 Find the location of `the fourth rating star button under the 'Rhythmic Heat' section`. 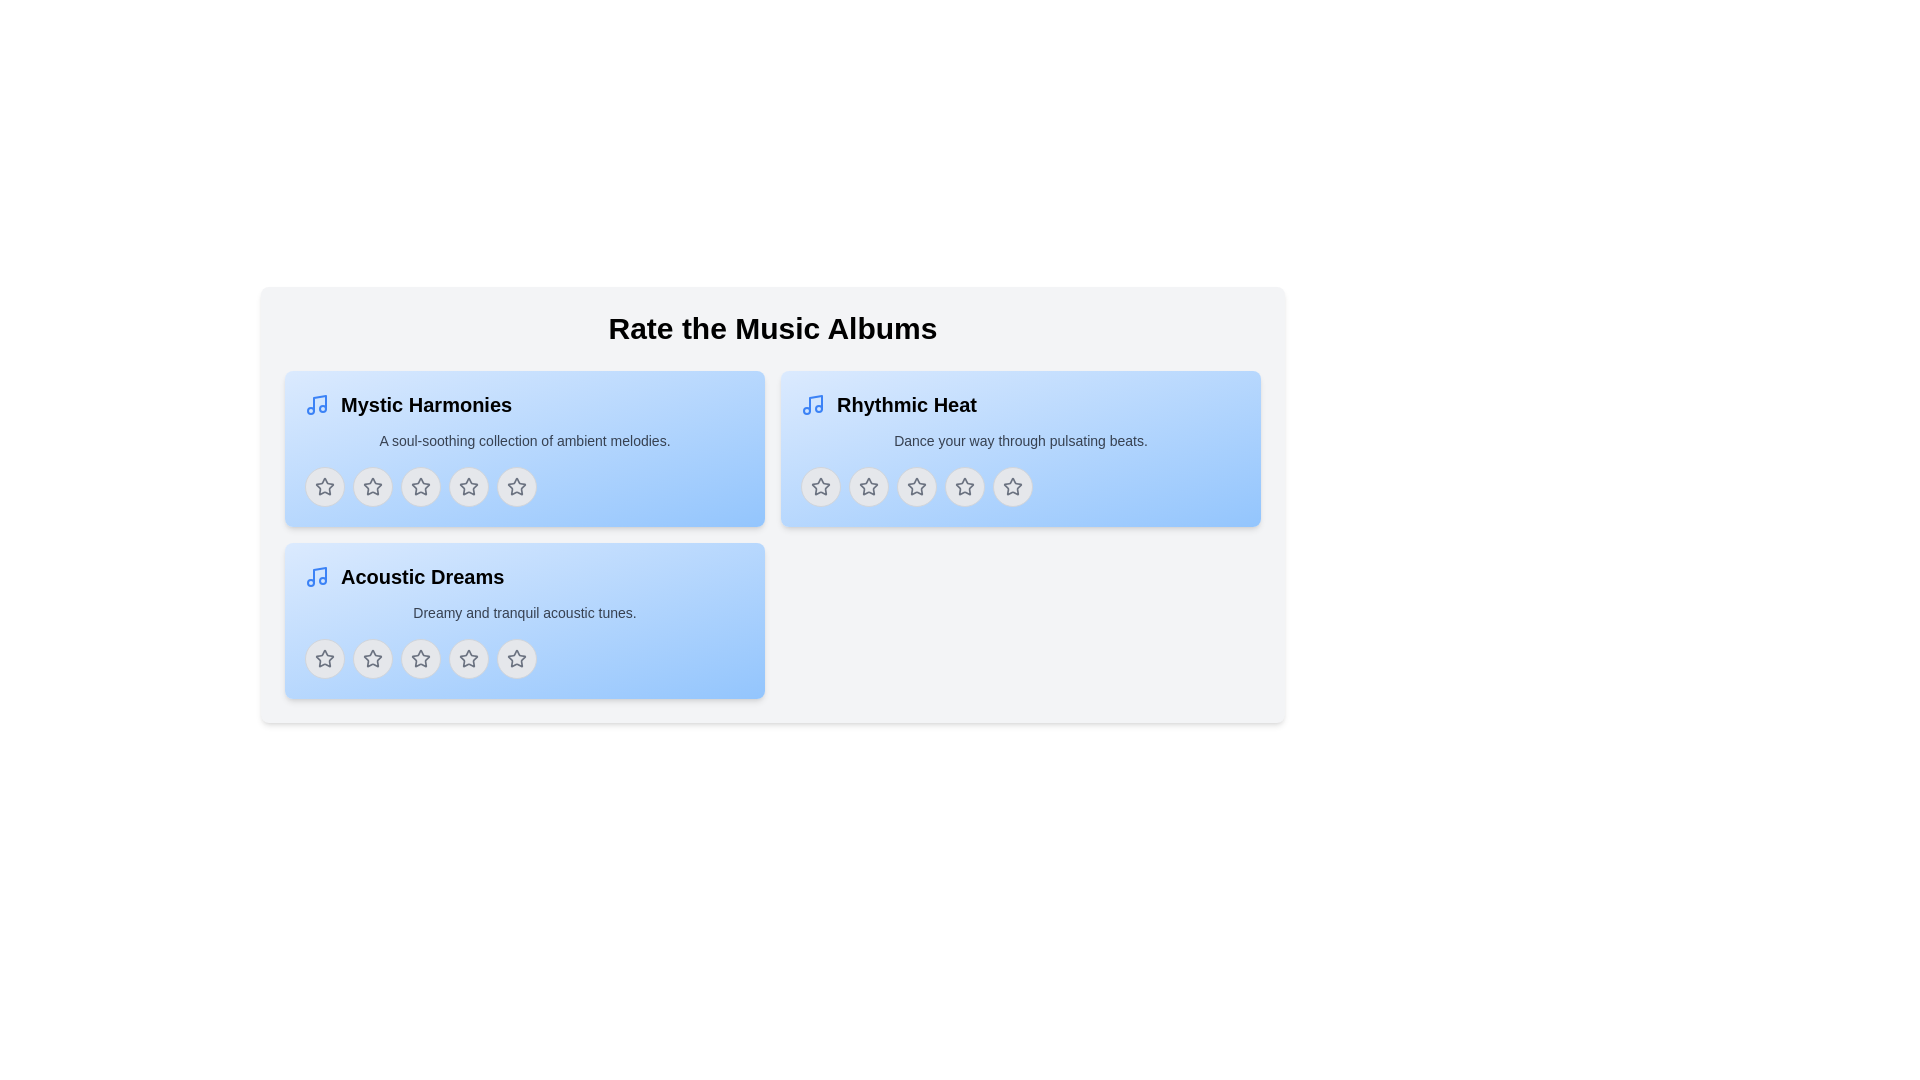

the fourth rating star button under the 'Rhythmic Heat' section is located at coordinates (964, 486).